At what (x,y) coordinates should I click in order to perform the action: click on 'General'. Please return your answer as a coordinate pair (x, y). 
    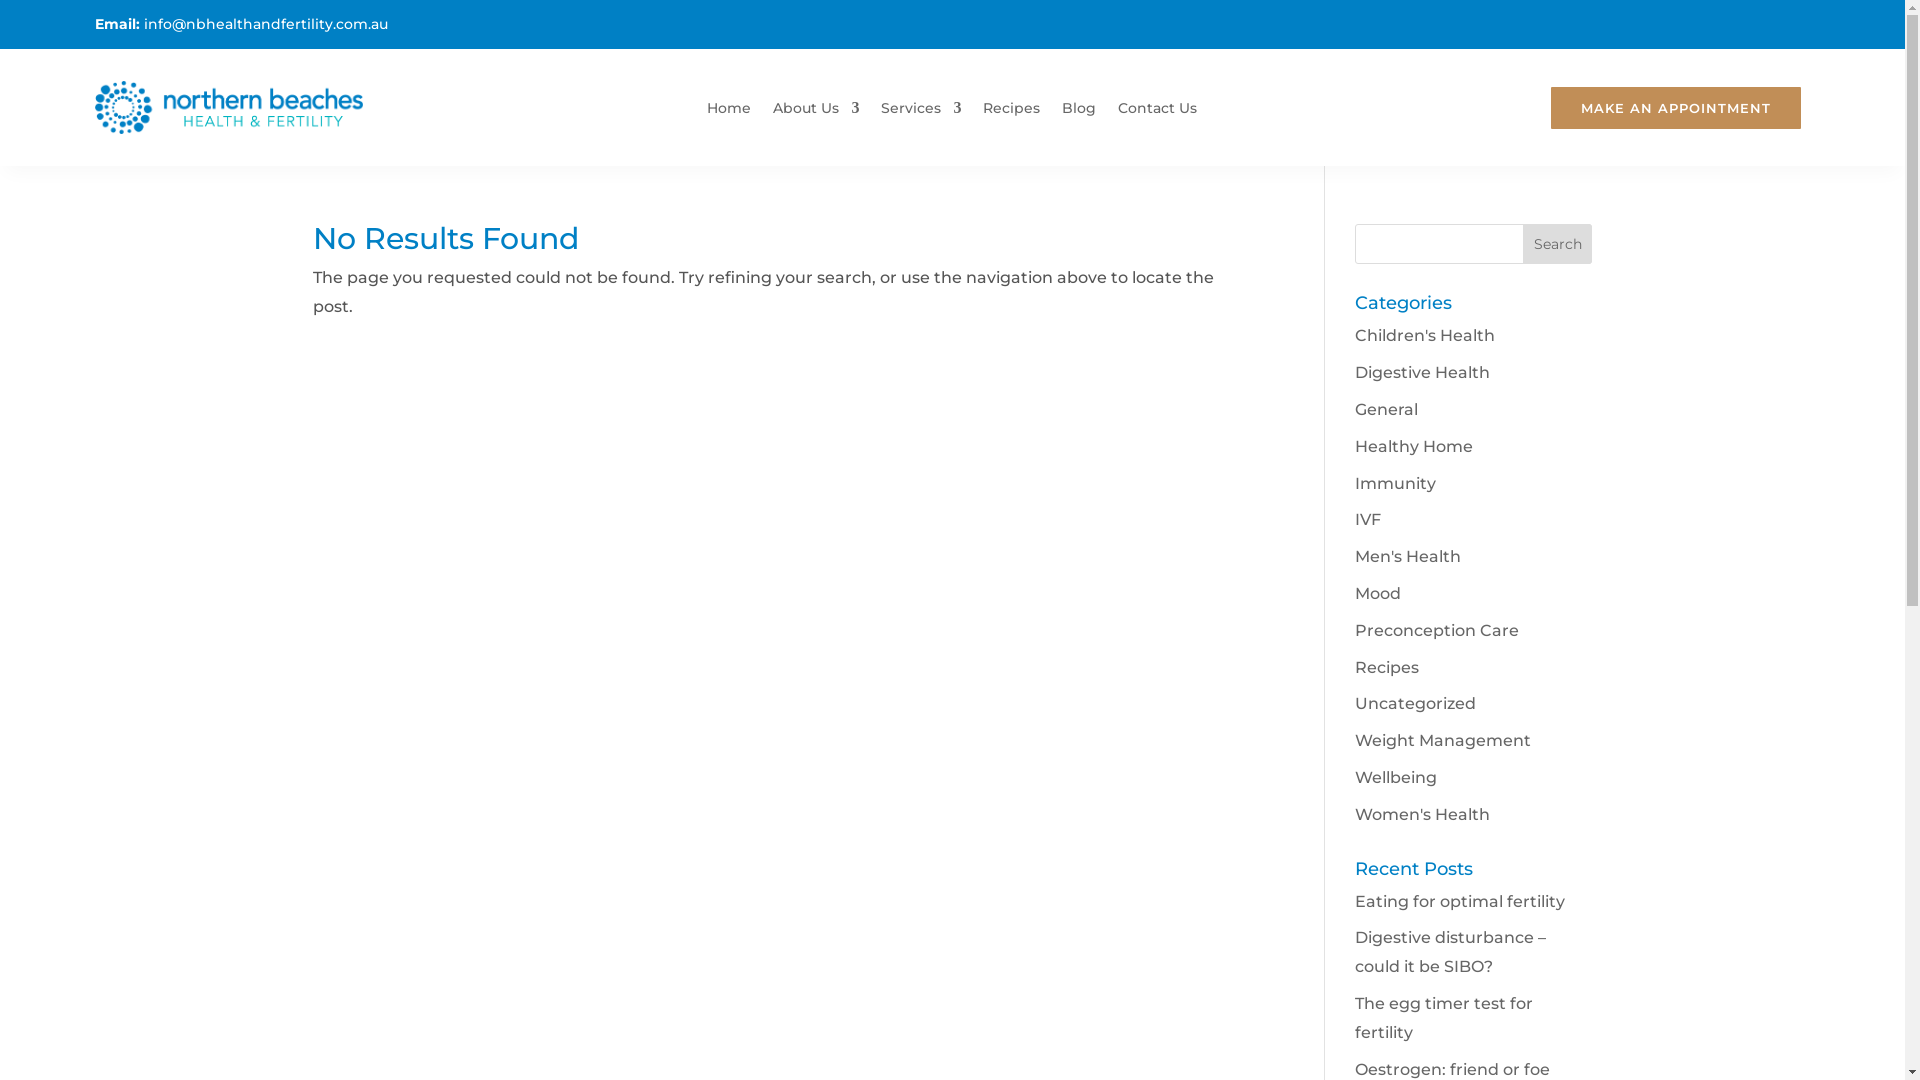
    Looking at the image, I should click on (1354, 408).